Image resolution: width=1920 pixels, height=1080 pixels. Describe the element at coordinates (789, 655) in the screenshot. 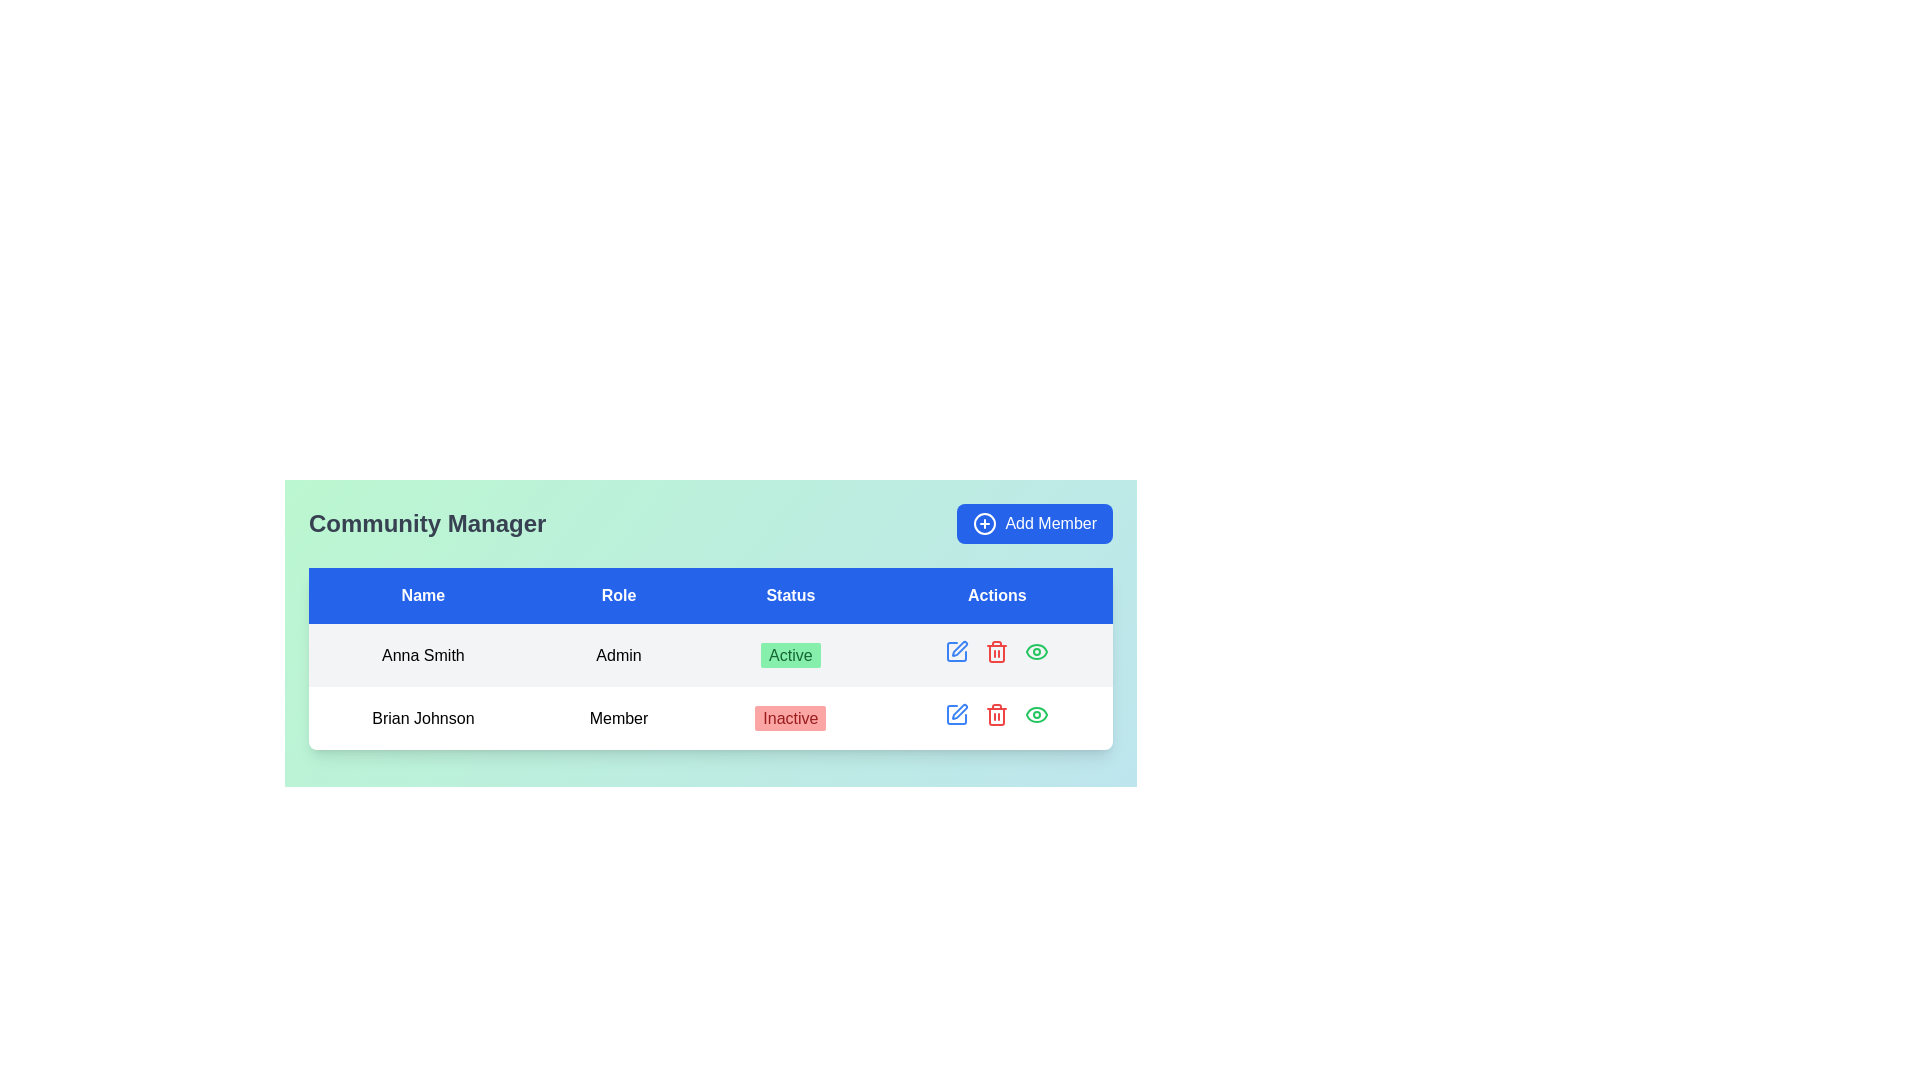

I see `the 'Active' status label for user 'Anna Smith' in the 'Community Manager' table, which is located in the third column of the first row` at that location.